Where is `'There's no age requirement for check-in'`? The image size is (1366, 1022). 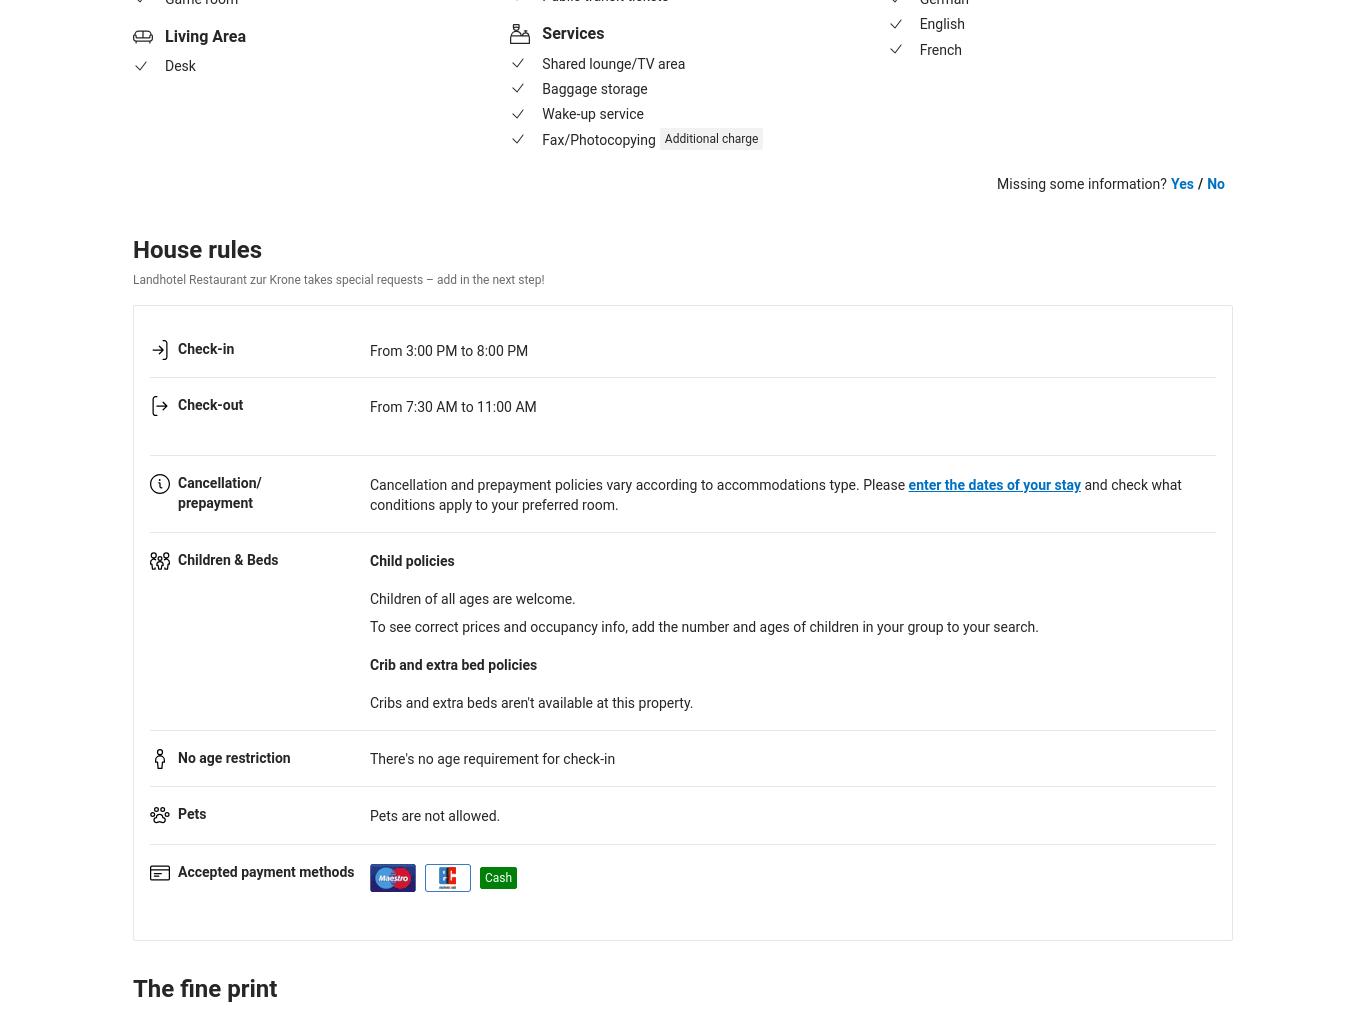 'There's no age requirement for check-in' is located at coordinates (492, 758).